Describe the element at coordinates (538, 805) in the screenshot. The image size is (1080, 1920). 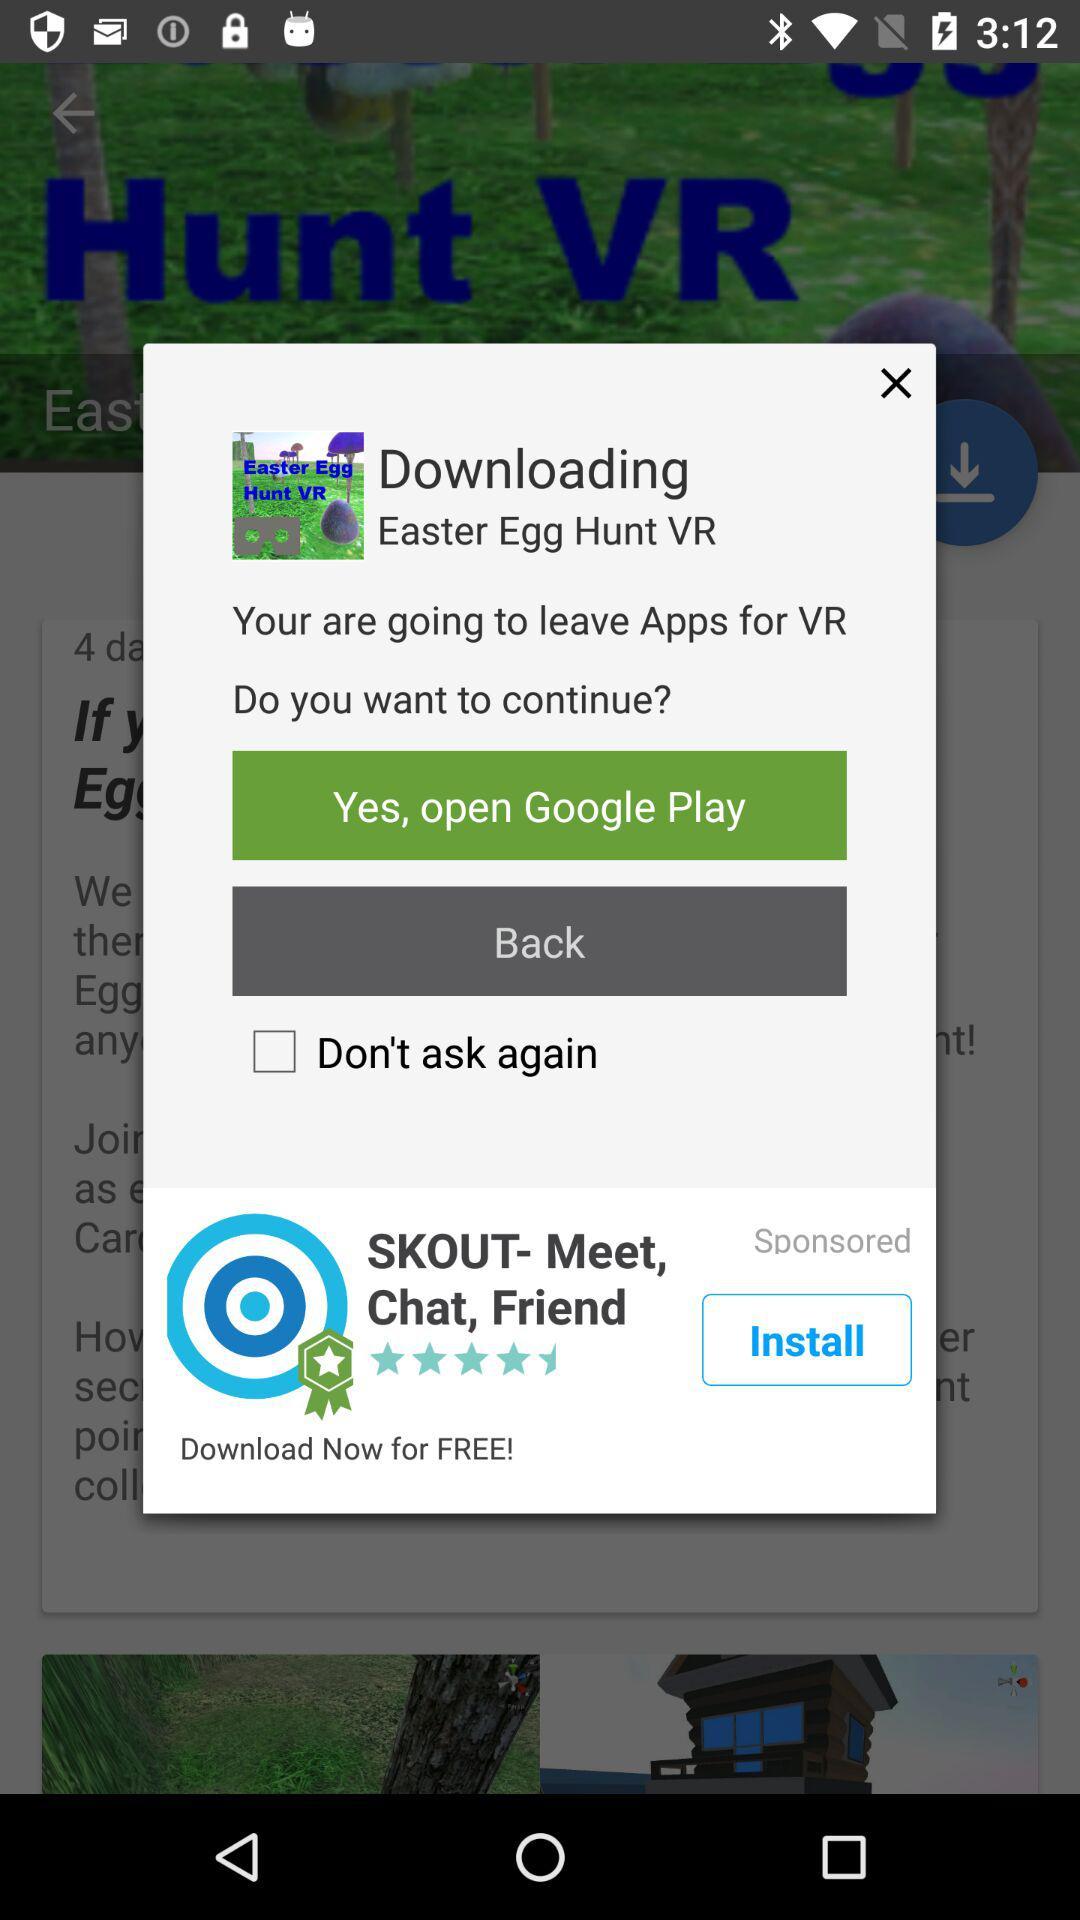
I see `the item below the do you want icon` at that location.